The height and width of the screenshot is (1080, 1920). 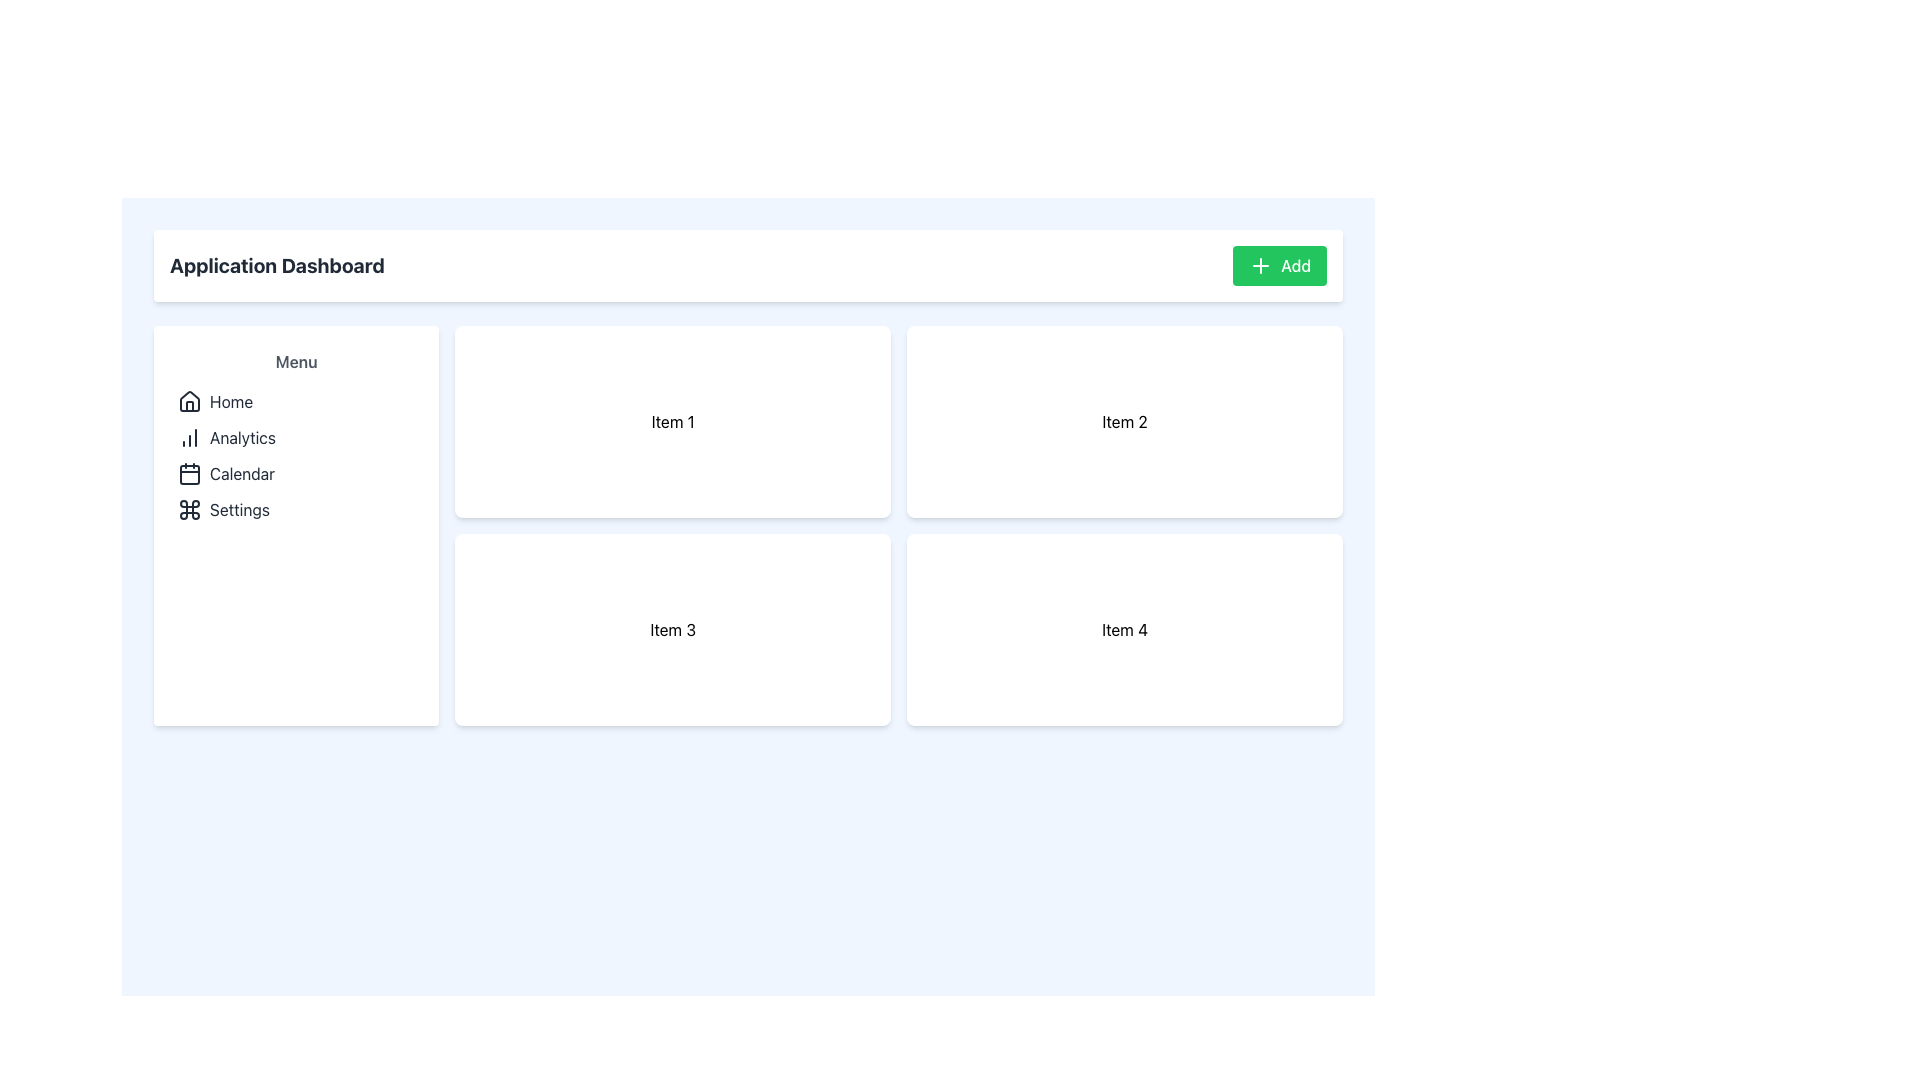 What do you see at coordinates (190, 437) in the screenshot?
I see `the 'Analytics' icon located in the vertical menu on the left side of the interface` at bounding box center [190, 437].